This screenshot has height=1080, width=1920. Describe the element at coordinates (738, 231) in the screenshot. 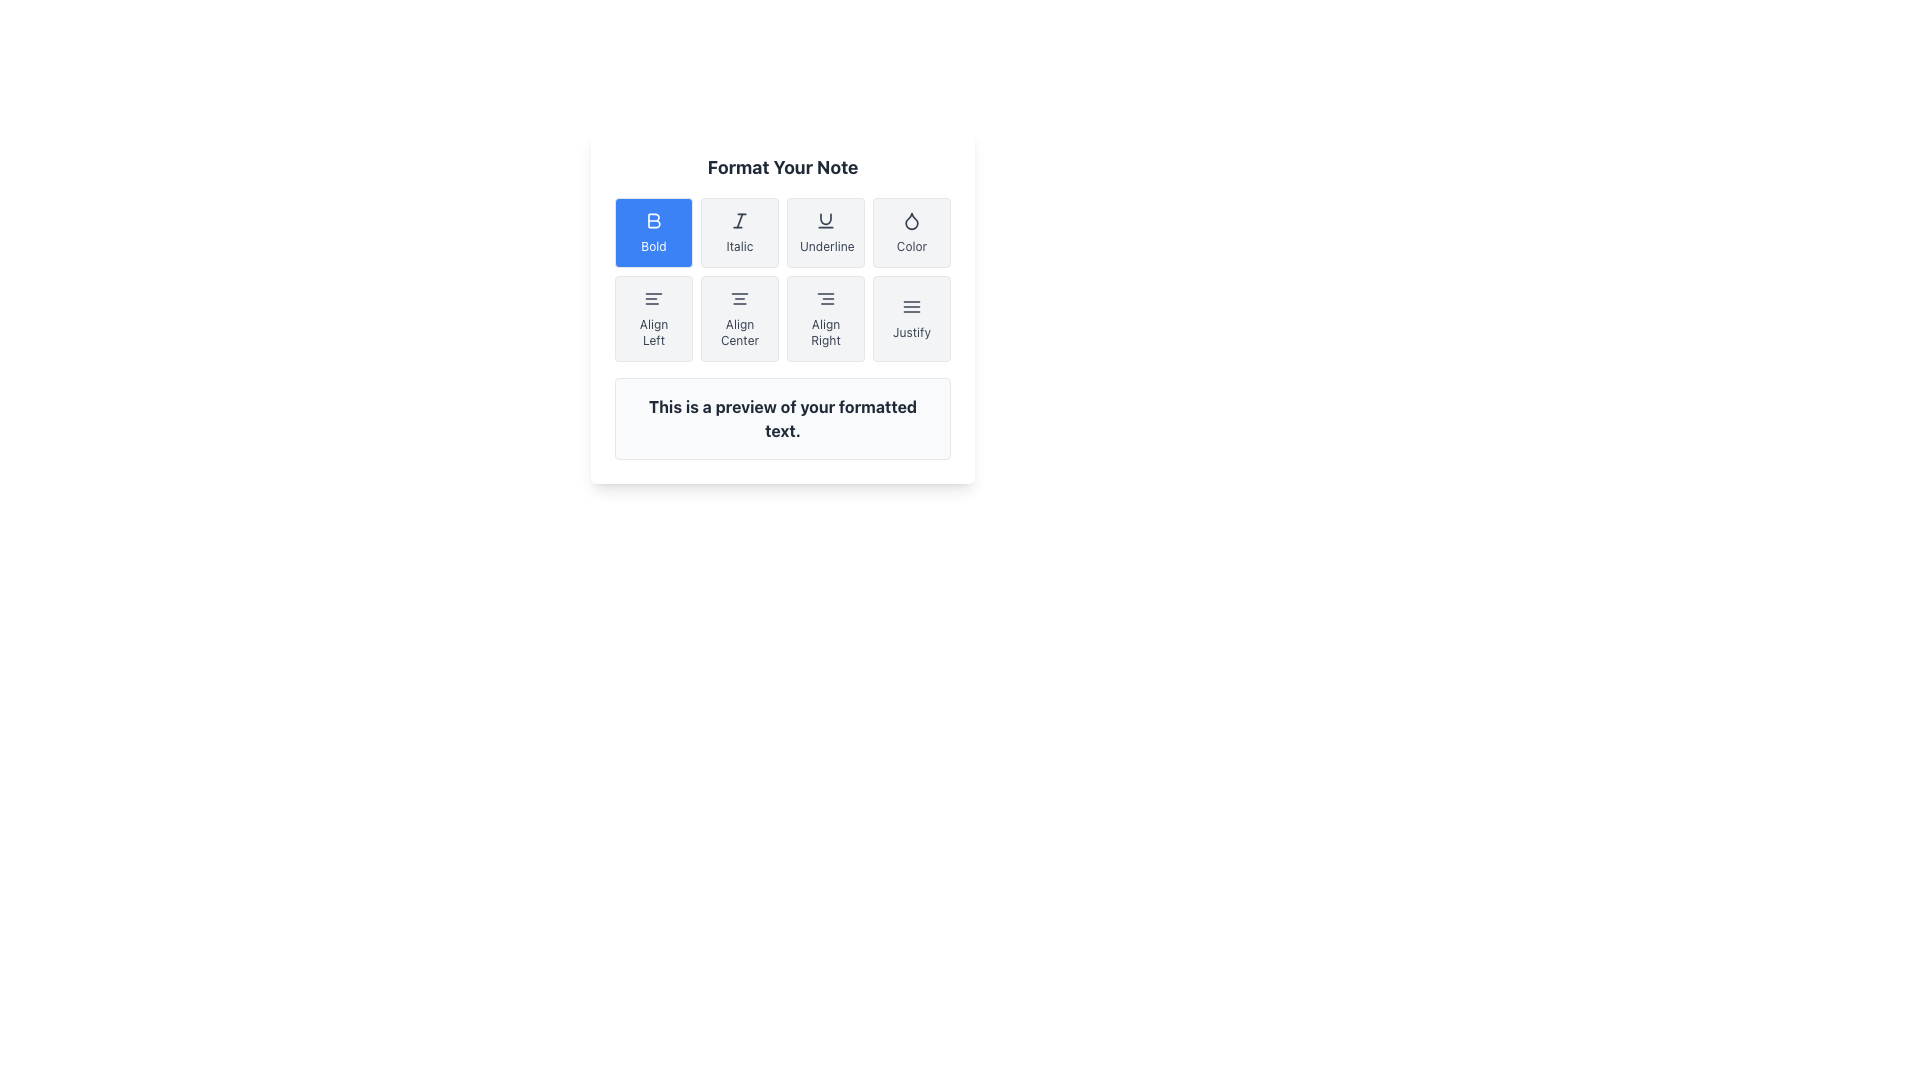

I see `the italic formatting button located in the first row of the grid, between the 'Bold' button and the 'Underline' button` at that location.